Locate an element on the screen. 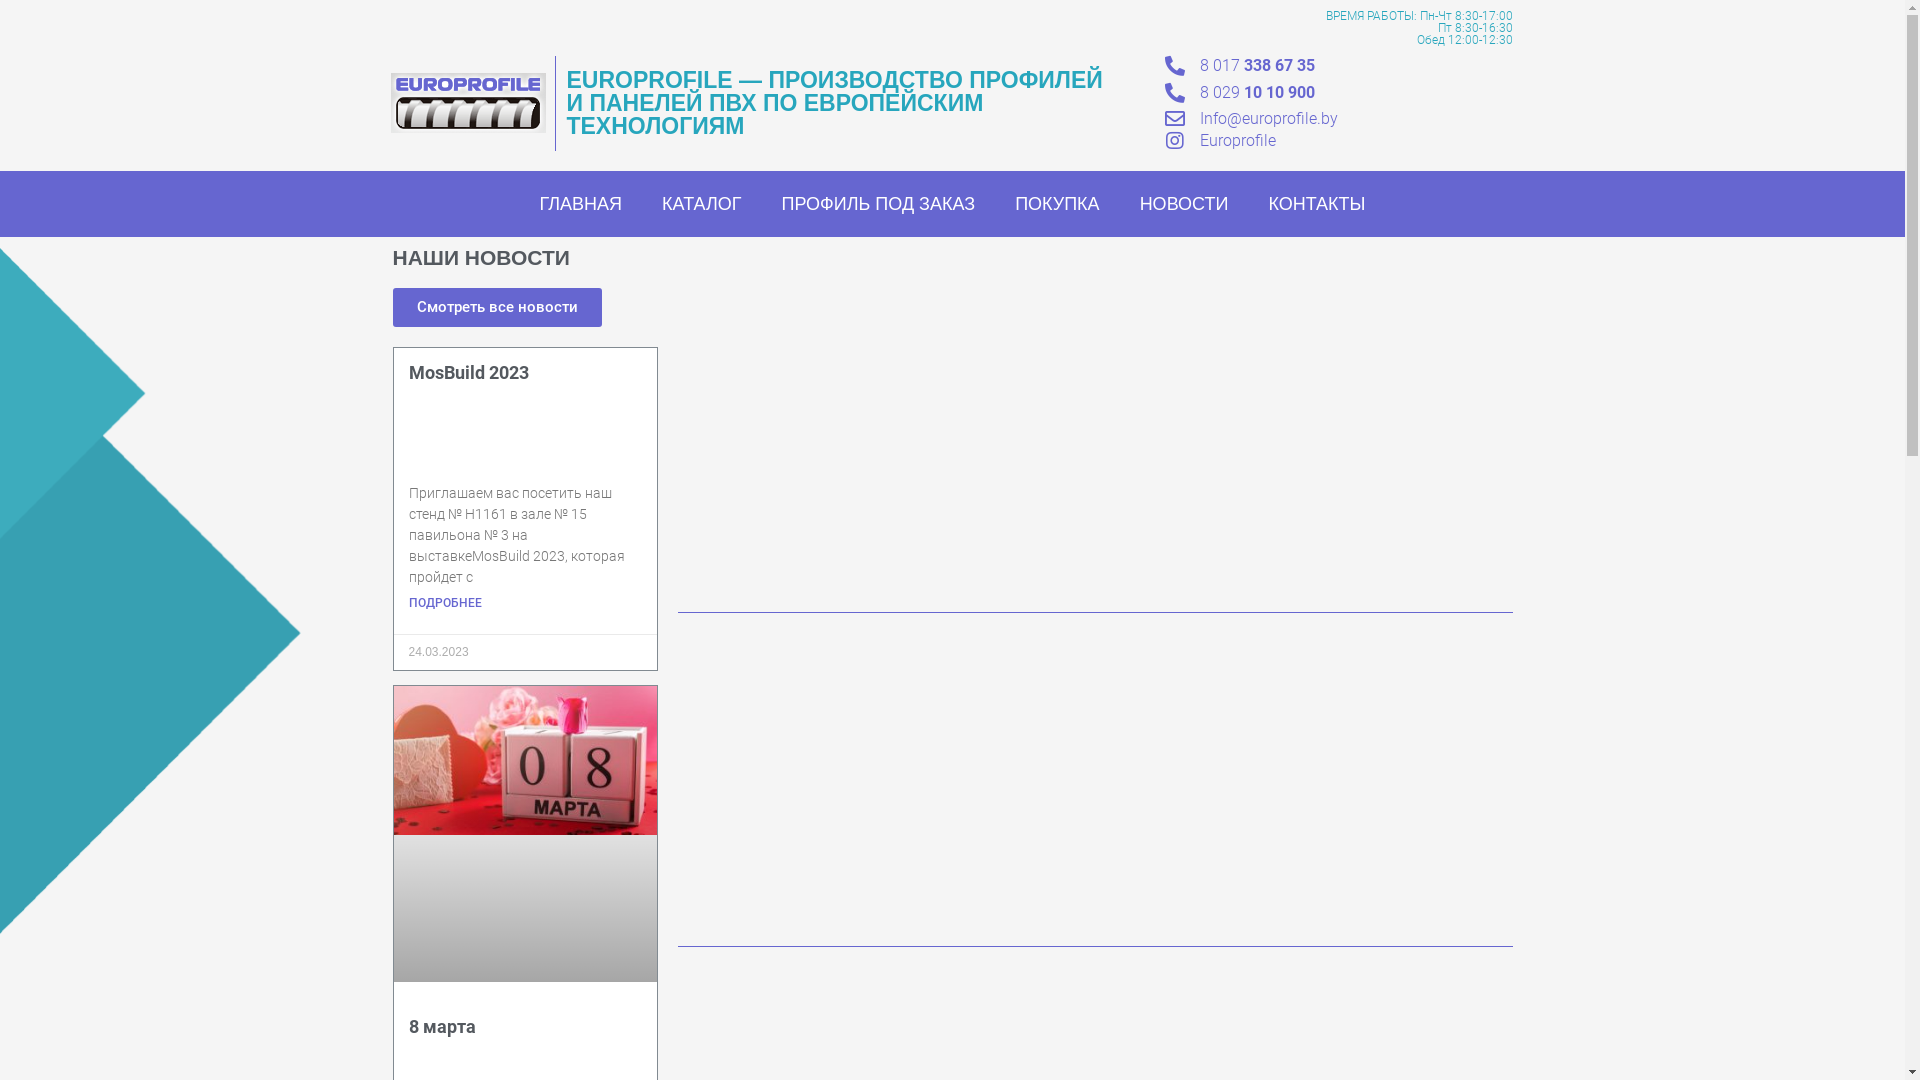  '8 017 338 67 35' is located at coordinates (1256, 64).